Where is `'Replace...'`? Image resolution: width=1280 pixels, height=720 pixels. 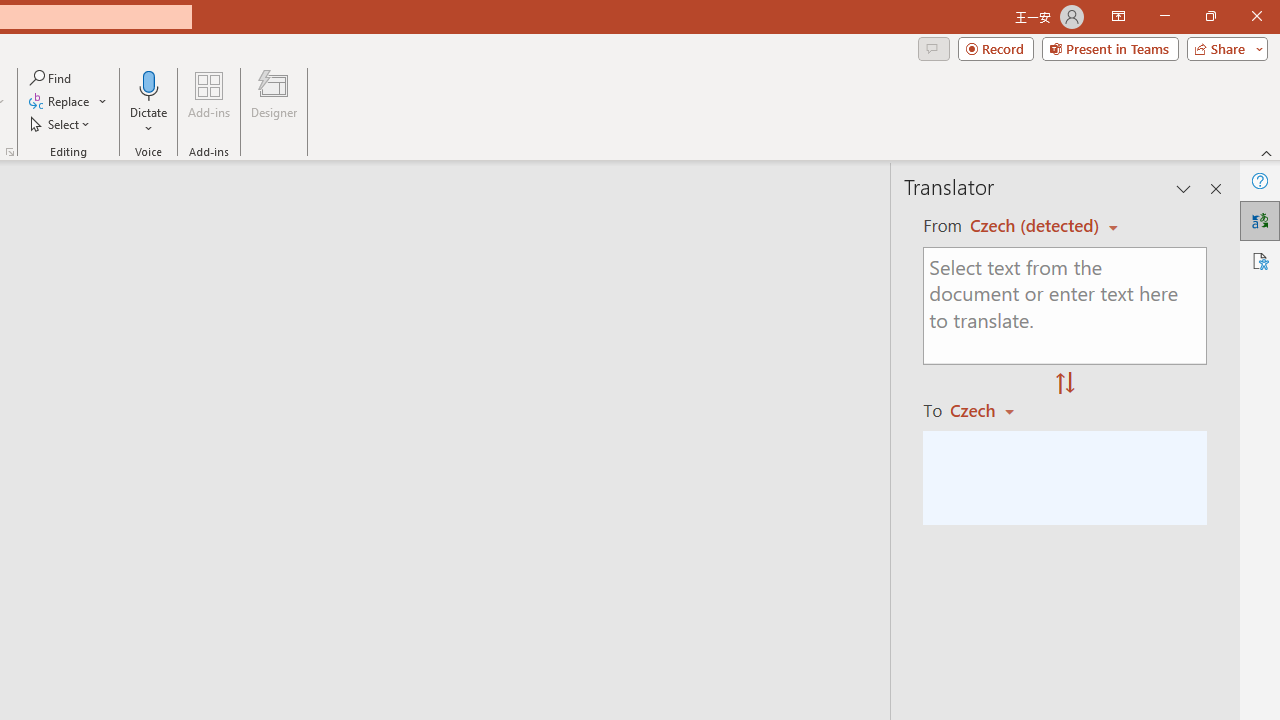 'Replace...' is located at coordinates (69, 101).